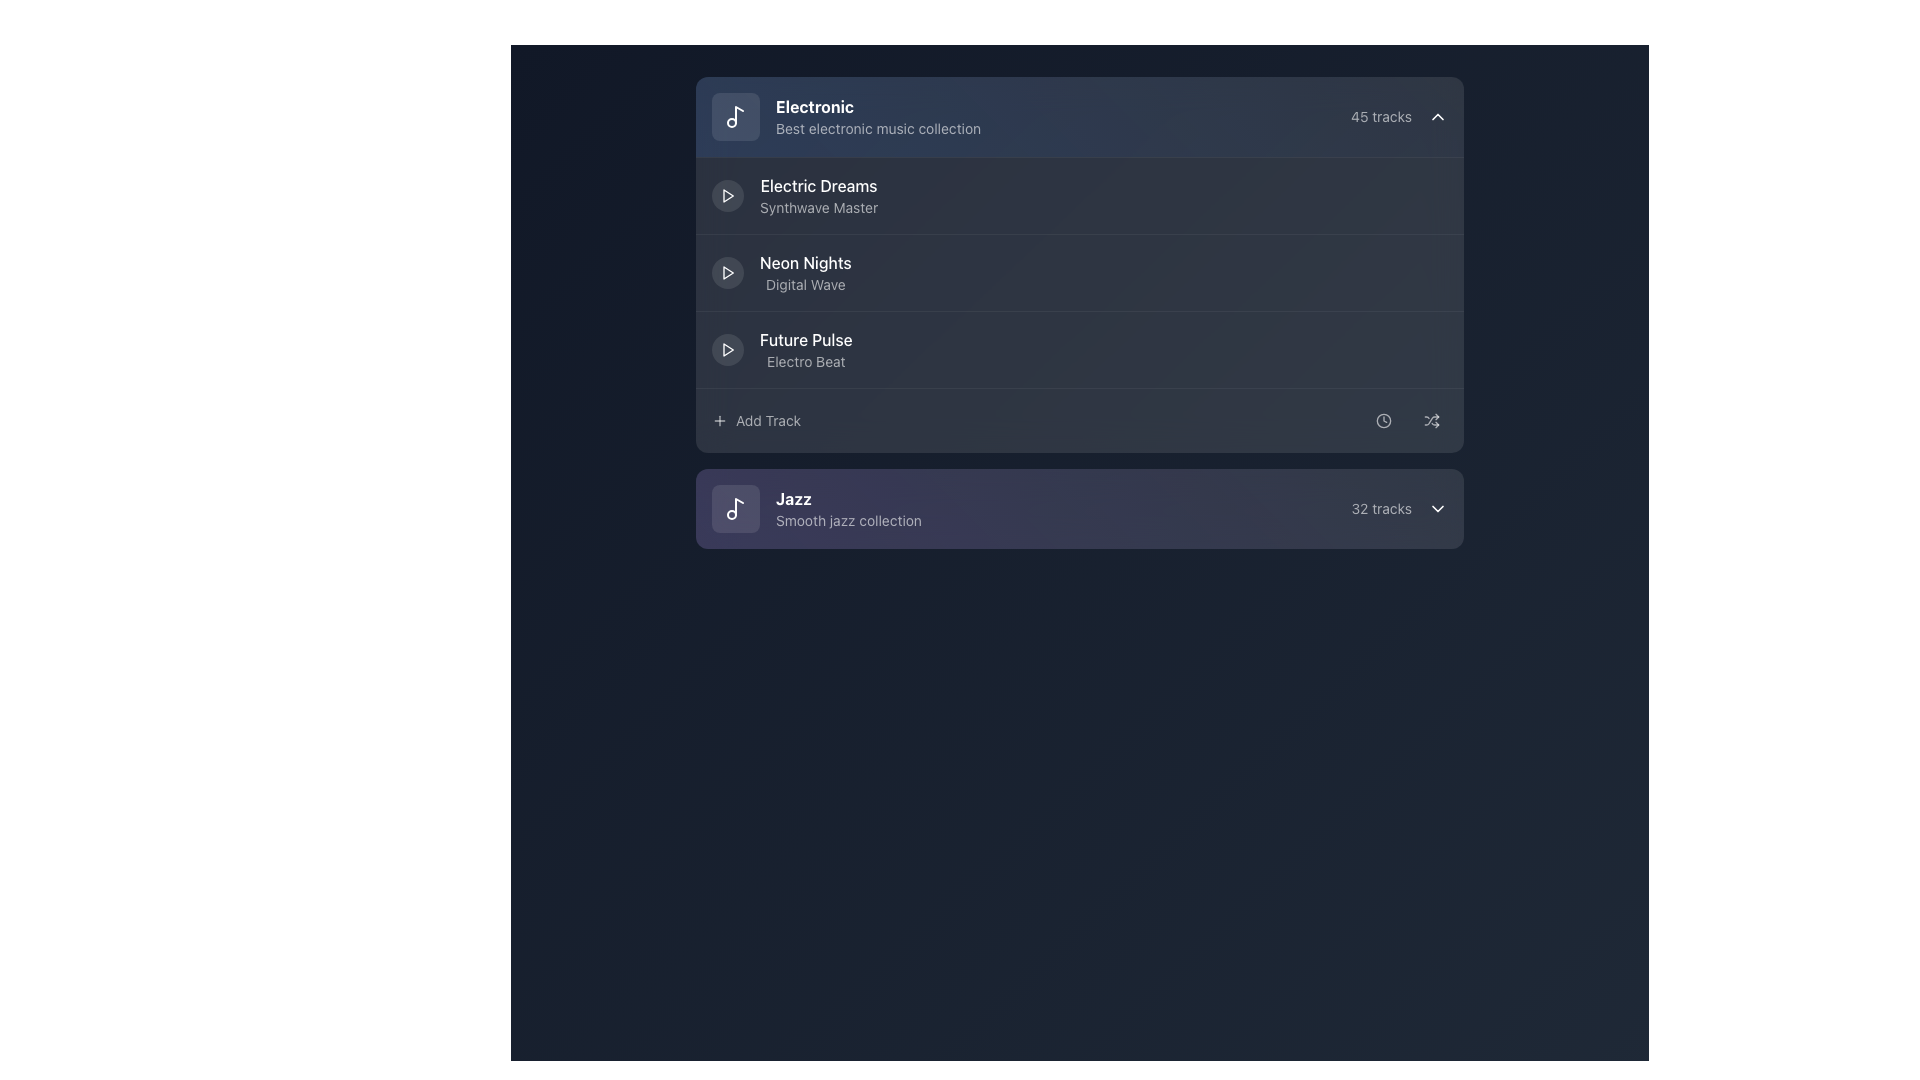 The image size is (1920, 1080). What do you see at coordinates (1079, 264) in the screenshot?
I see `to select the music track 'Neon Nights' from the list of electronic tracks` at bounding box center [1079, 264].